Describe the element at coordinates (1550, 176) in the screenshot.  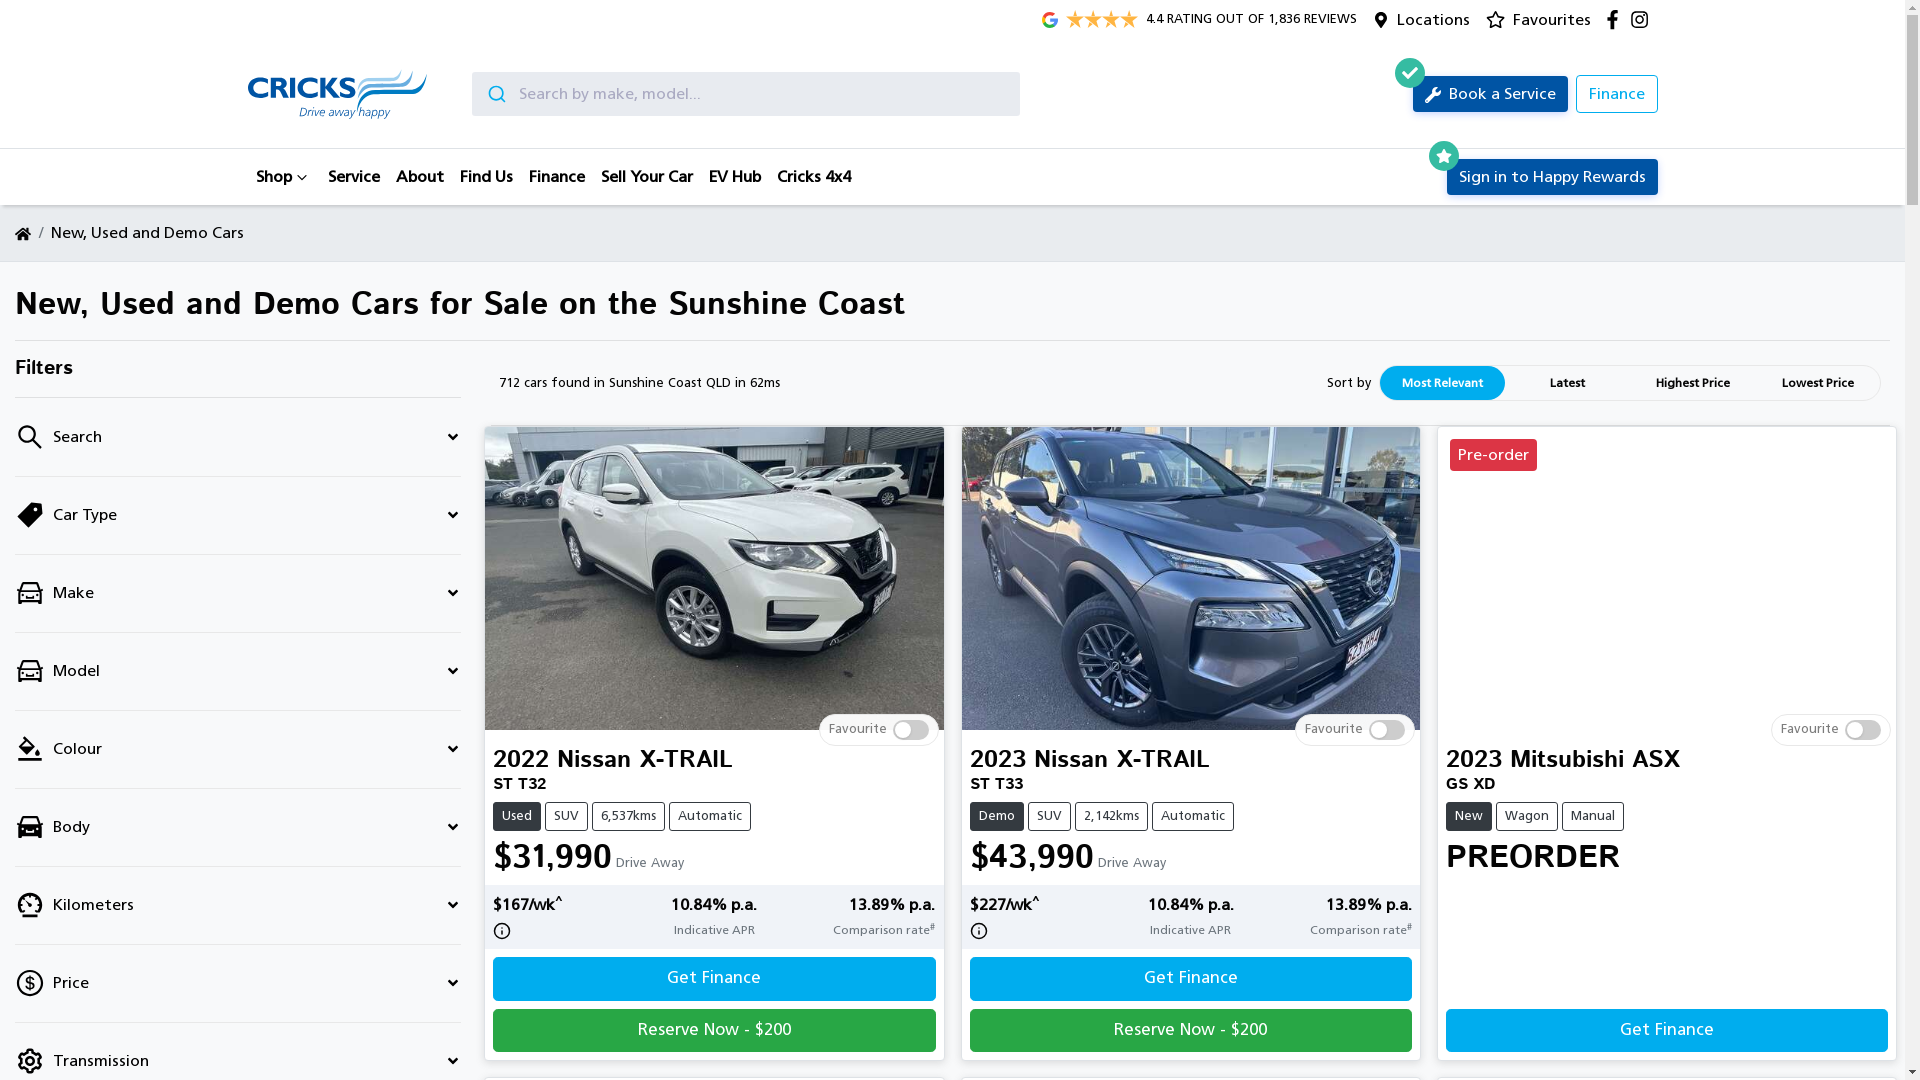
I see `'Sign in to Happy Rewards'` at that location.